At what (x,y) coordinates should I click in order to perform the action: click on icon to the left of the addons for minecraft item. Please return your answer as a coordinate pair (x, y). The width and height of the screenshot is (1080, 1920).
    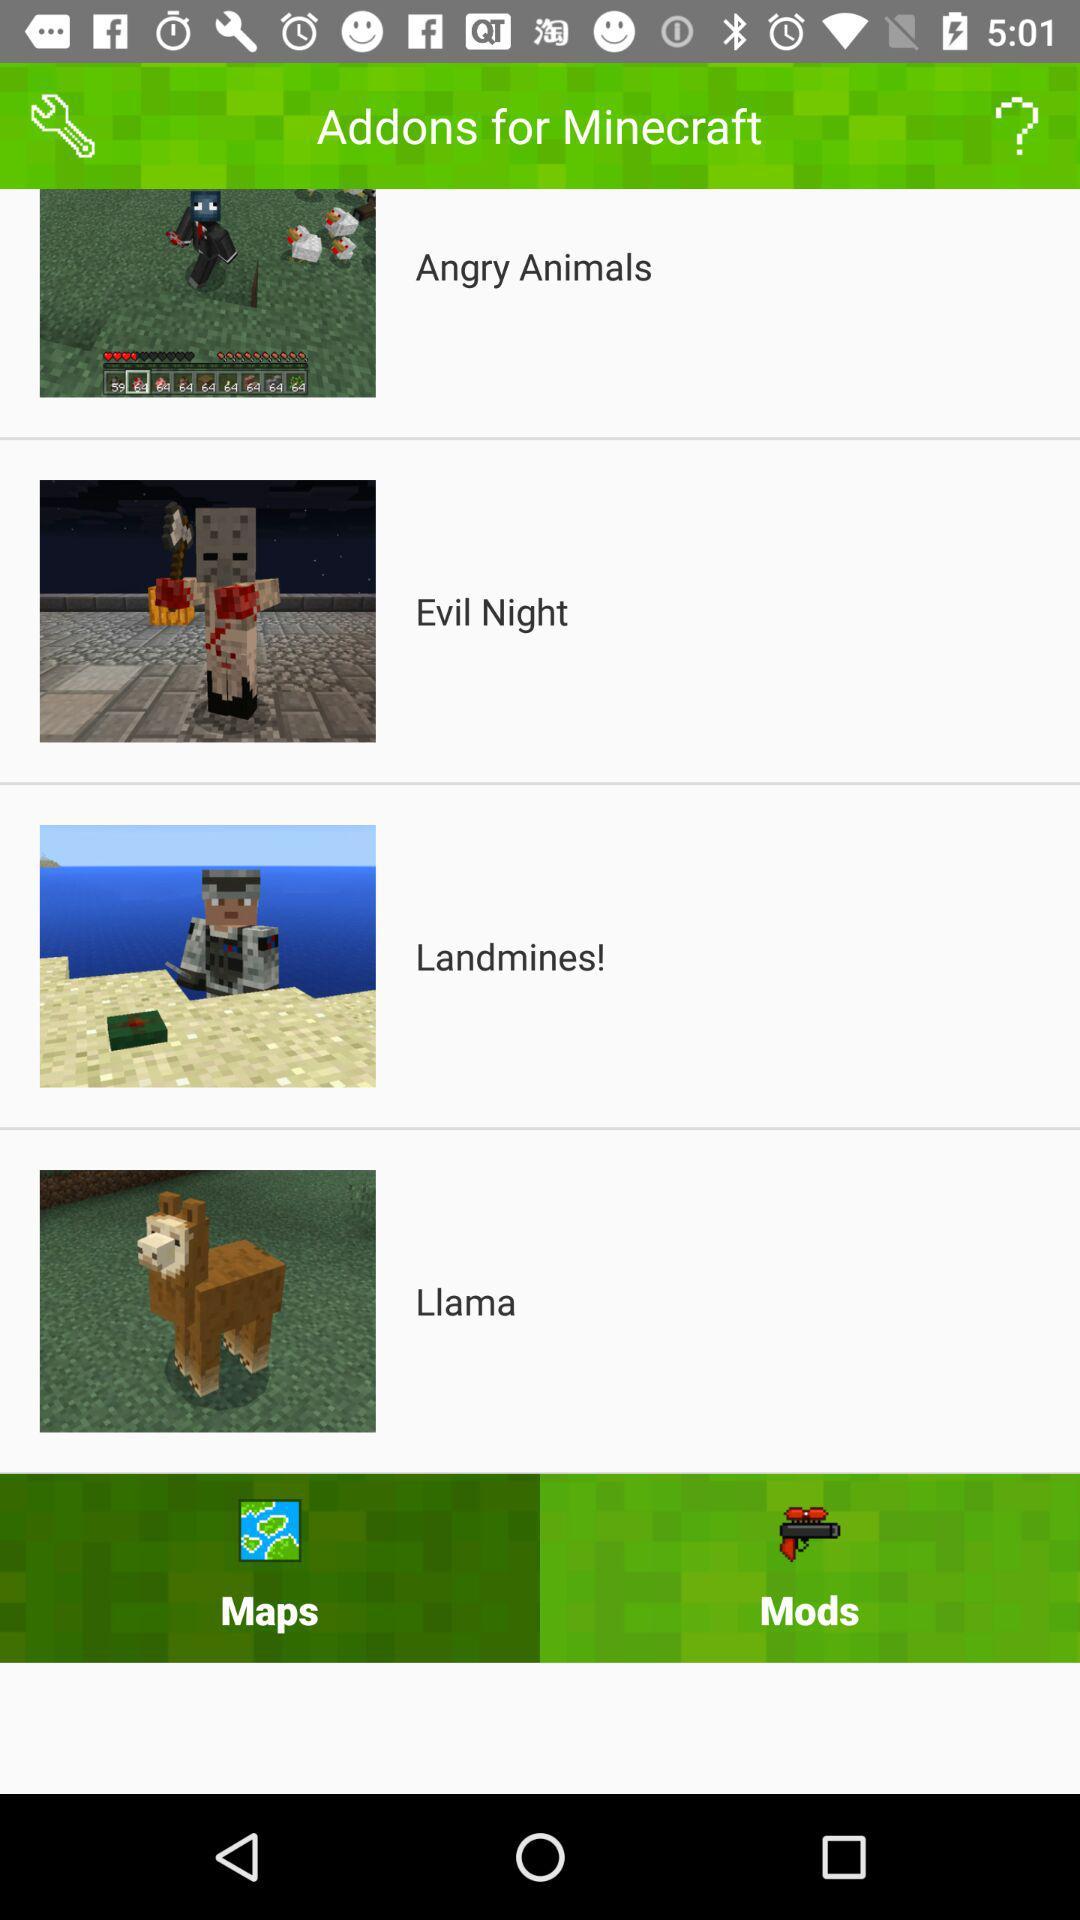
    Looking at the image, I should click on (61, 124).